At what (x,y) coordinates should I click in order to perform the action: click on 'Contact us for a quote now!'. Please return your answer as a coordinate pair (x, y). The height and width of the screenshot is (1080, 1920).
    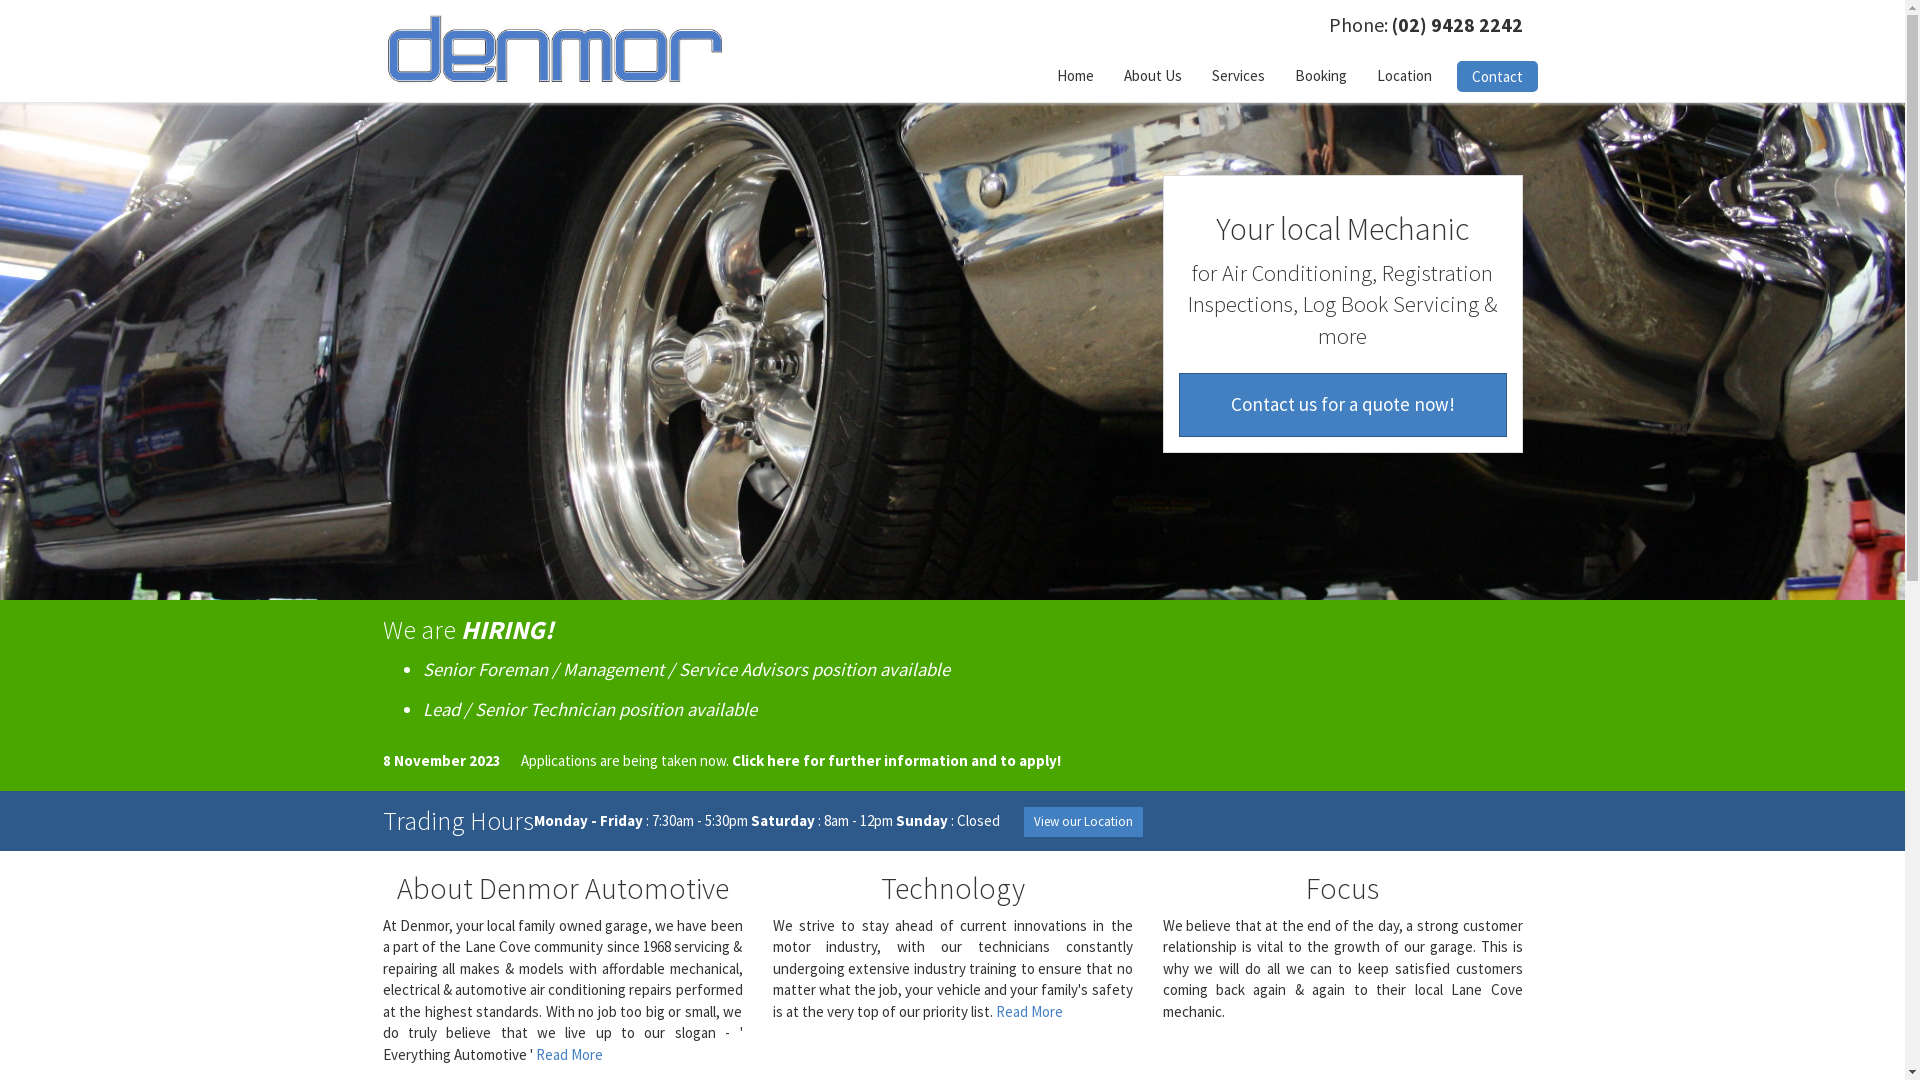
    Looking at the image, I should click on (1342, 404).